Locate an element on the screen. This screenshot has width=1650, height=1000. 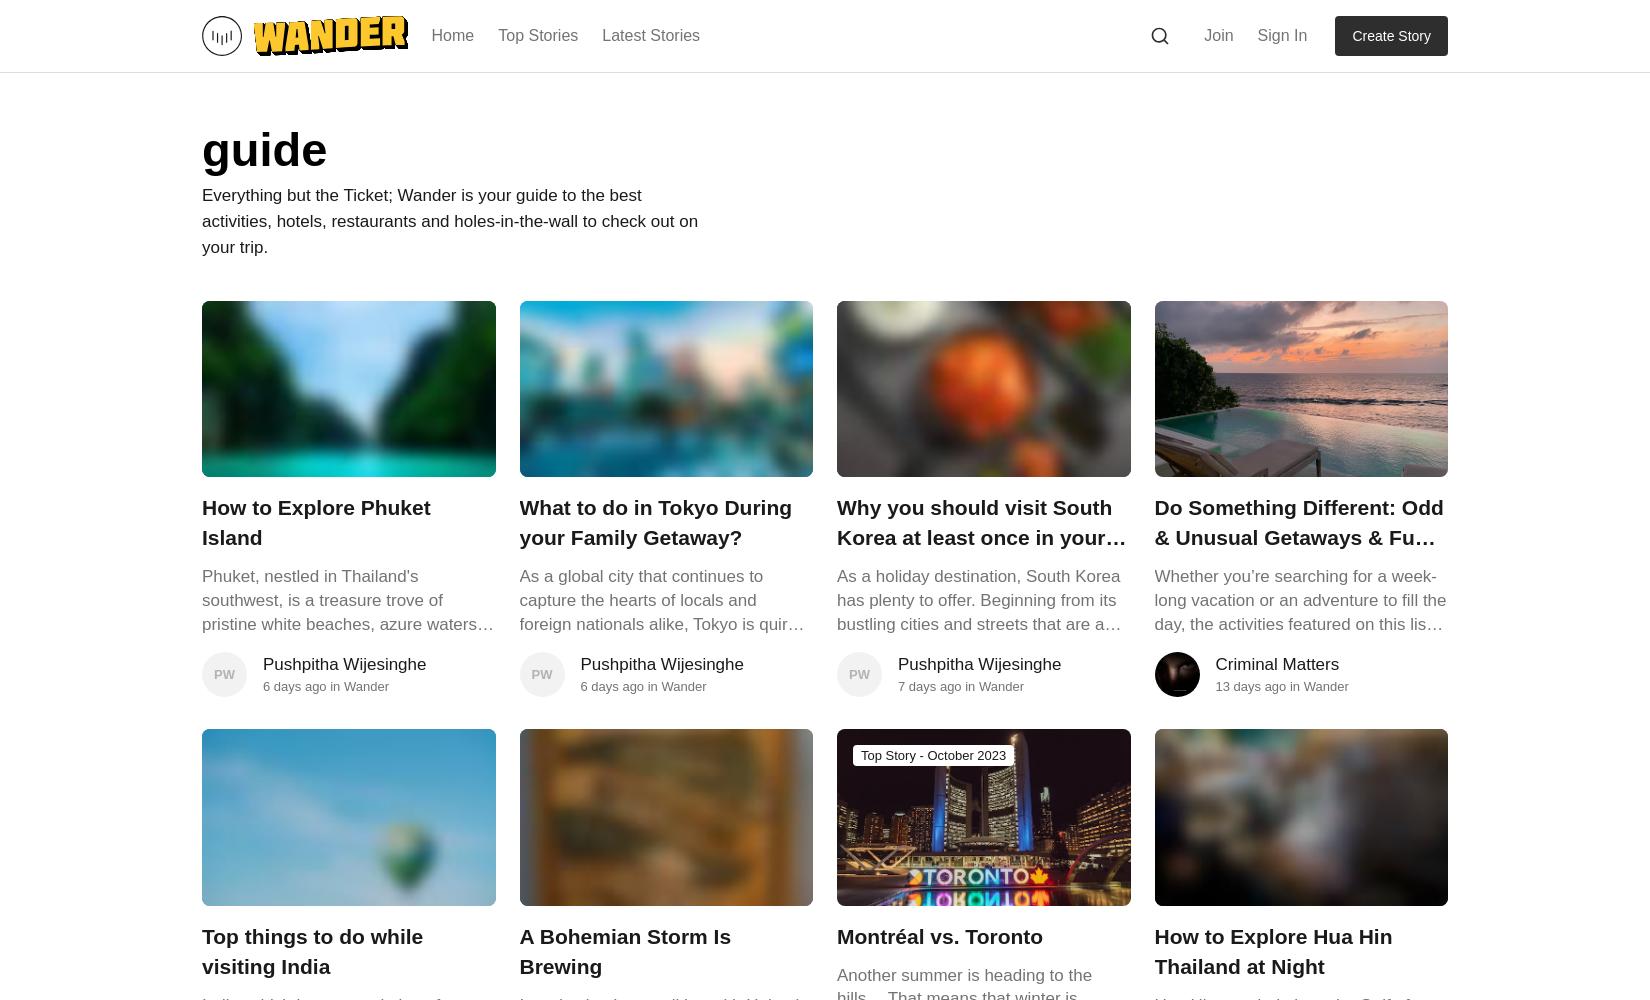
'Do Something Different: Odd & Unusual Getaways & Fun Adventures' is located at coordinates (1154, 537).